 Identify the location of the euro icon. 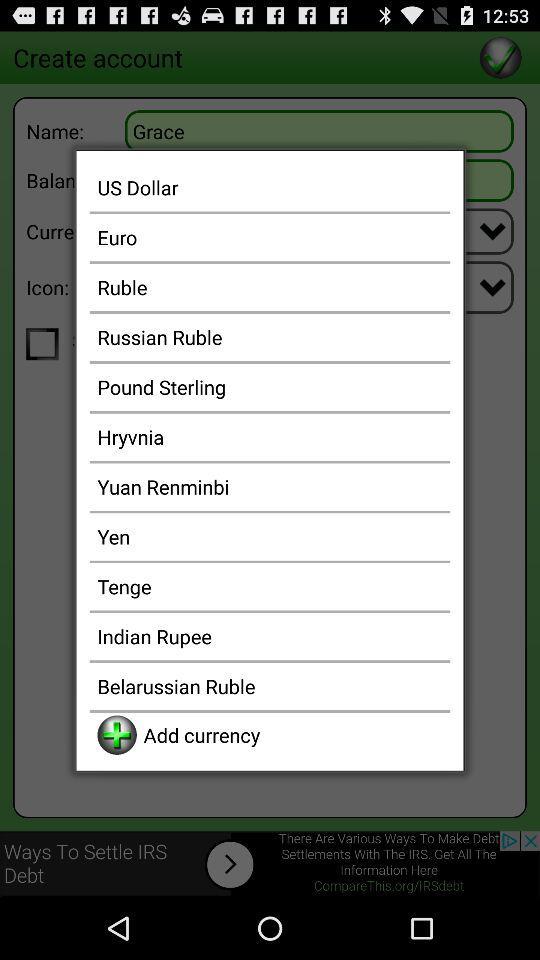
(270, 237).